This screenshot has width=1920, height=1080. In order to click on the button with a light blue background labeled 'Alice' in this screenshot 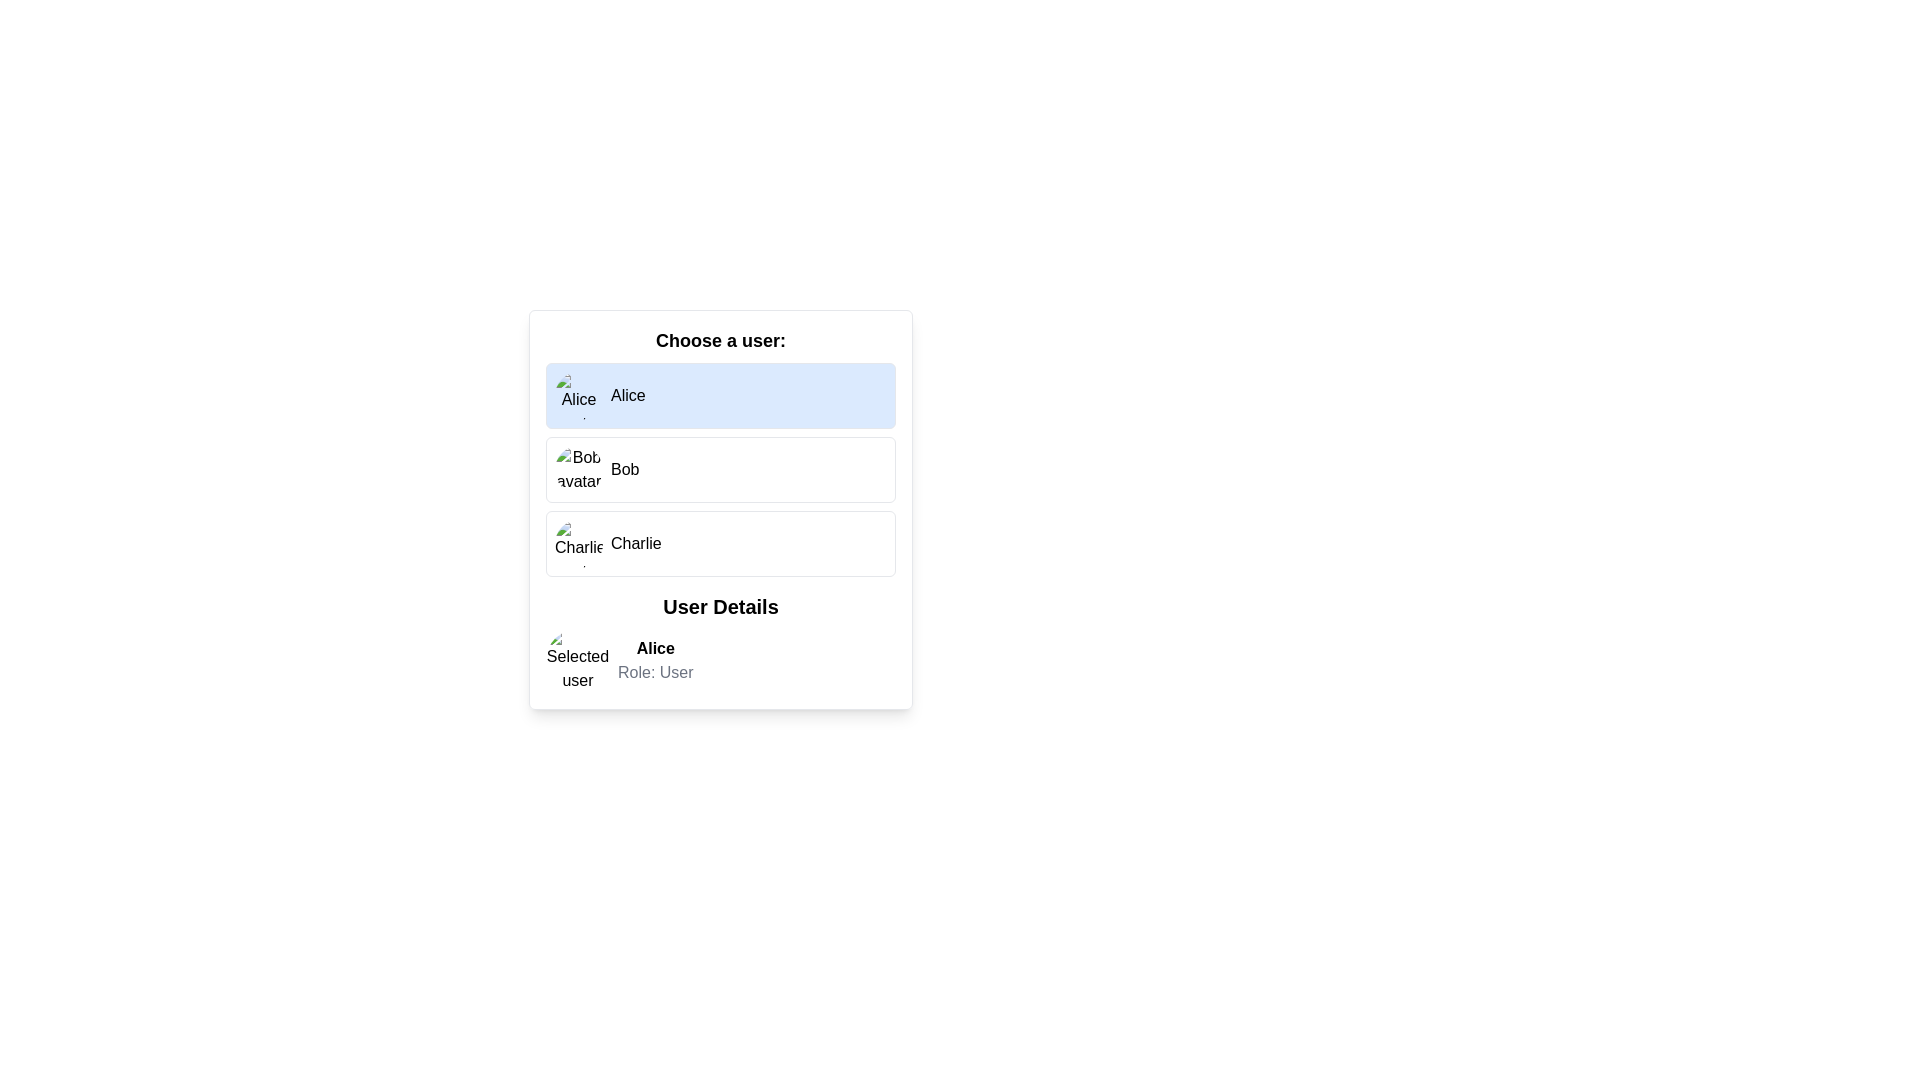, I will do `click(720, 396)`.